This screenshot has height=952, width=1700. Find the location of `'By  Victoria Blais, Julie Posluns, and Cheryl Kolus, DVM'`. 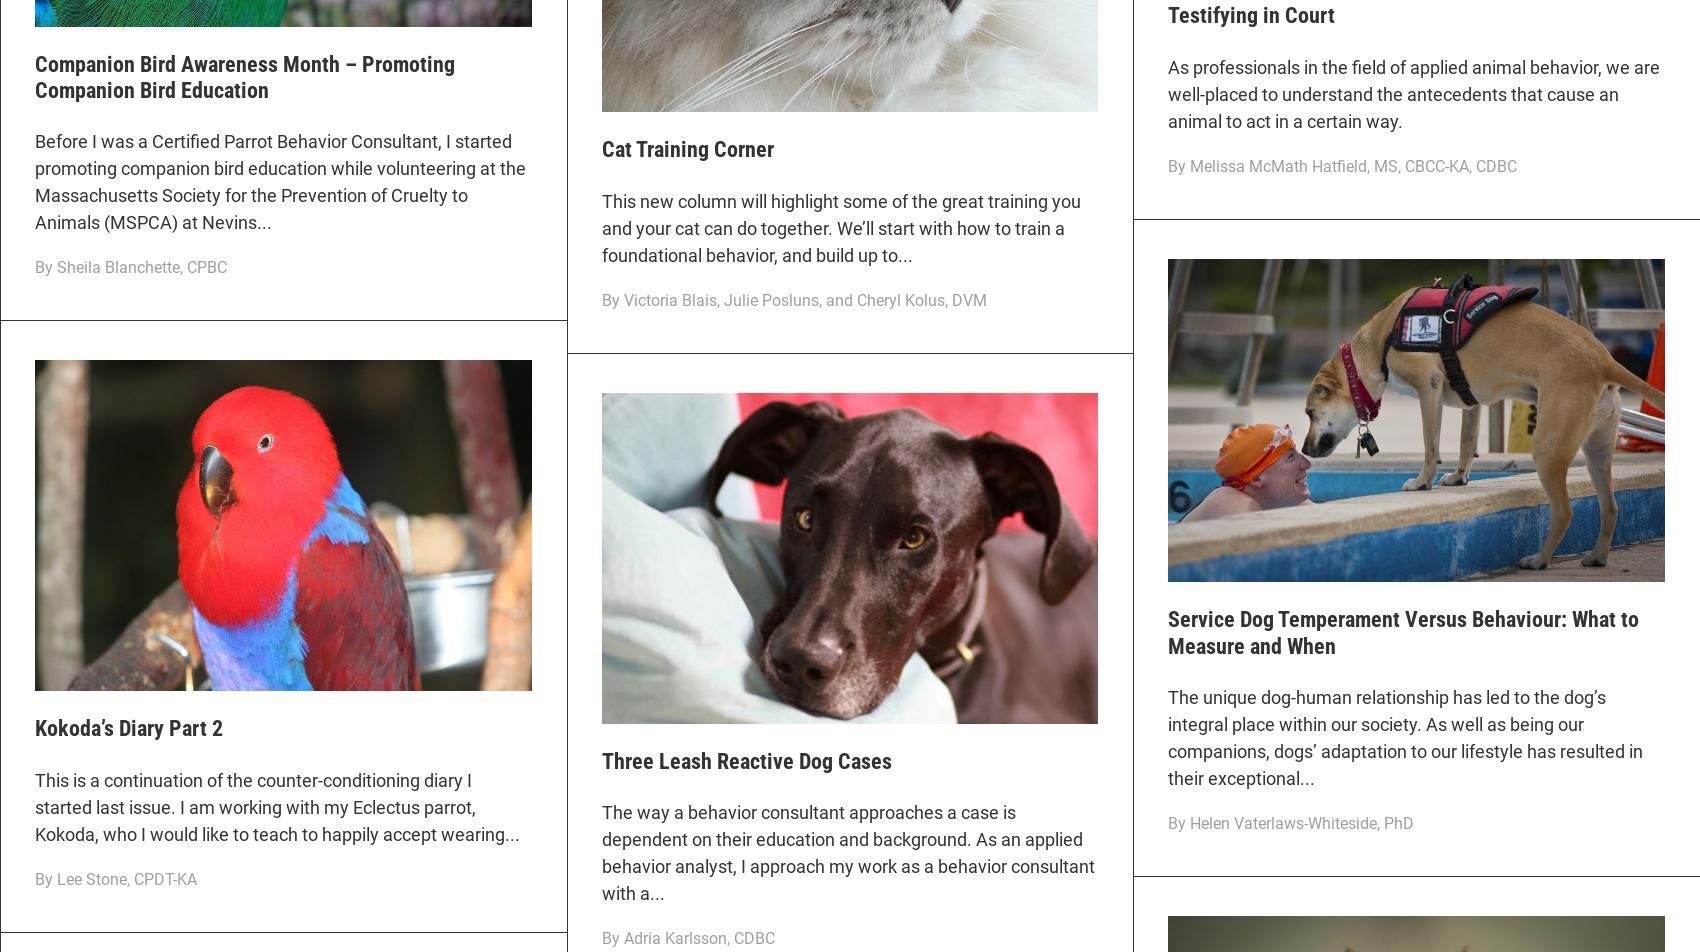

'By  Victoria Blais, Julie Posluns, and Cheryl Kolus, DVM' is located at coordinates (792, 299).